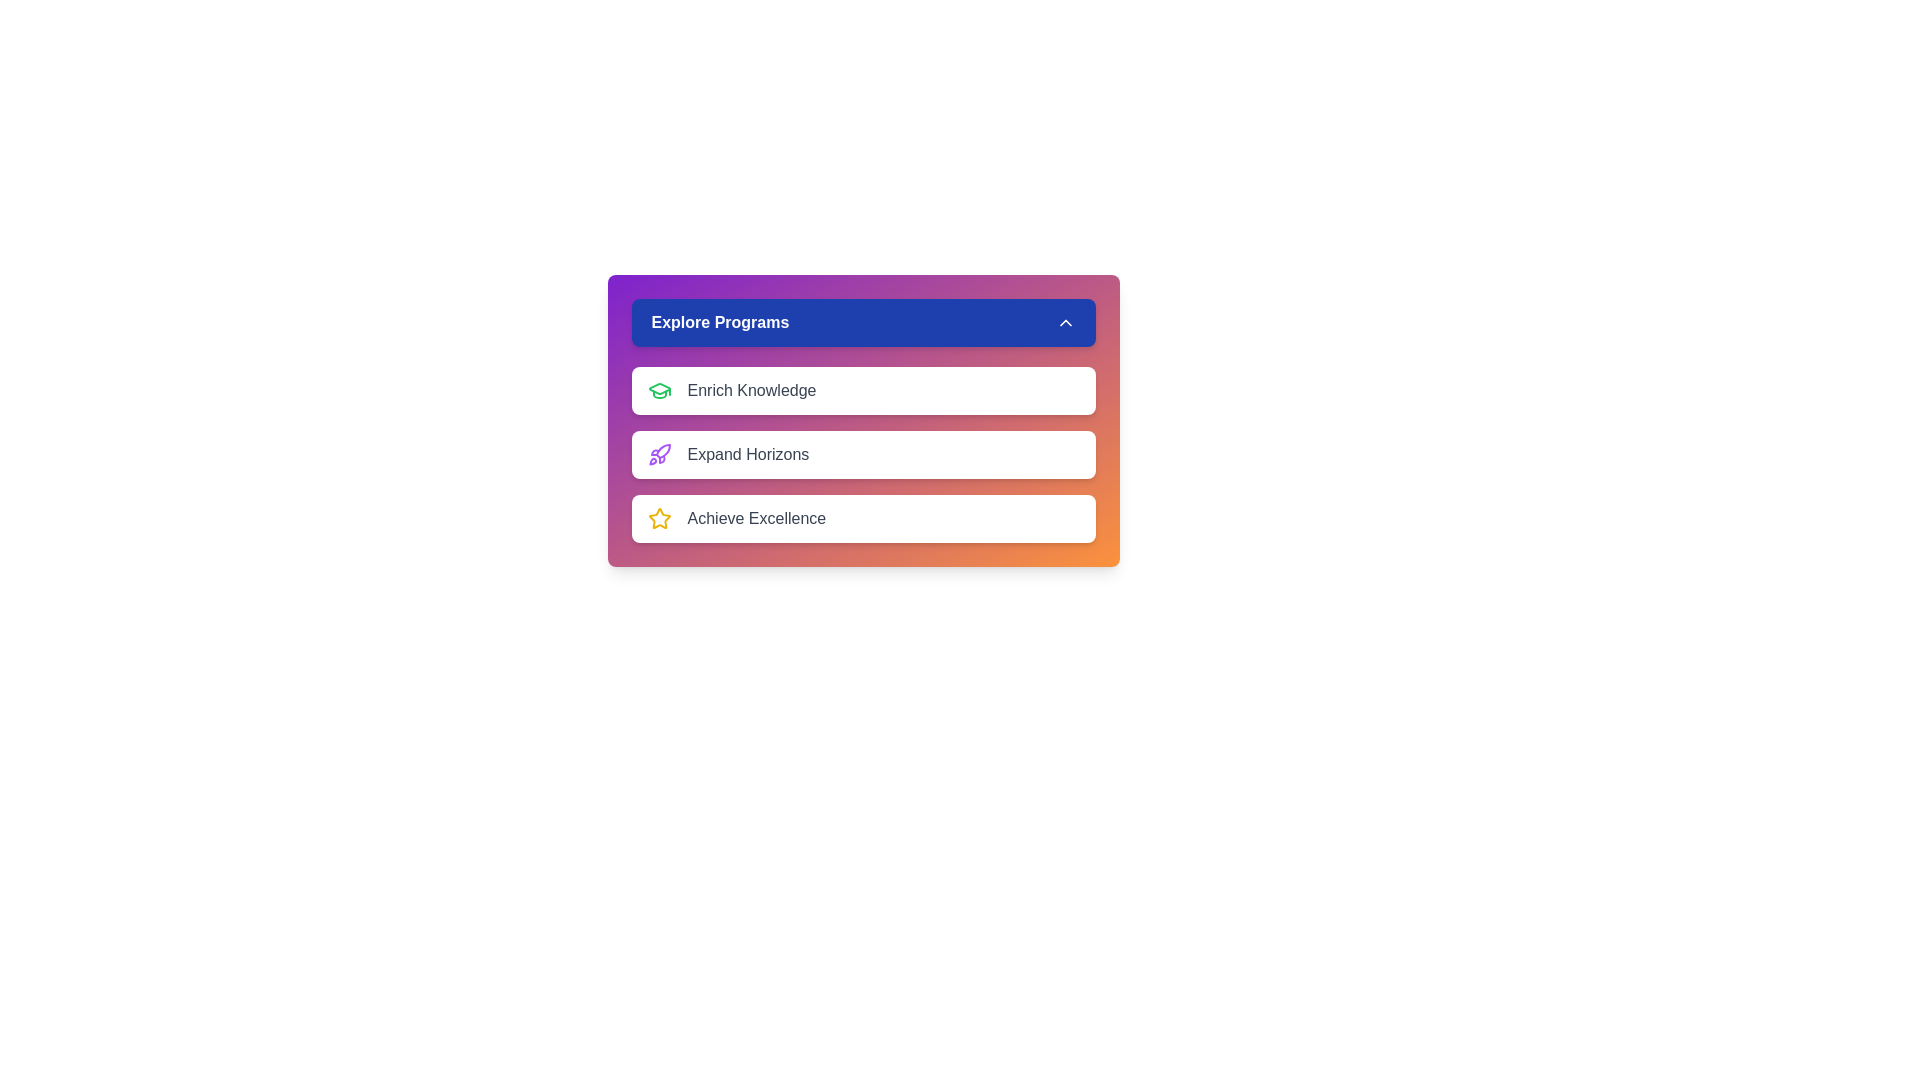  I want to click on the first icon representing the 'Enrich Knowledge' option, which is styled as a white, rounded rectangle with a shadow effect, so click(659, 390).